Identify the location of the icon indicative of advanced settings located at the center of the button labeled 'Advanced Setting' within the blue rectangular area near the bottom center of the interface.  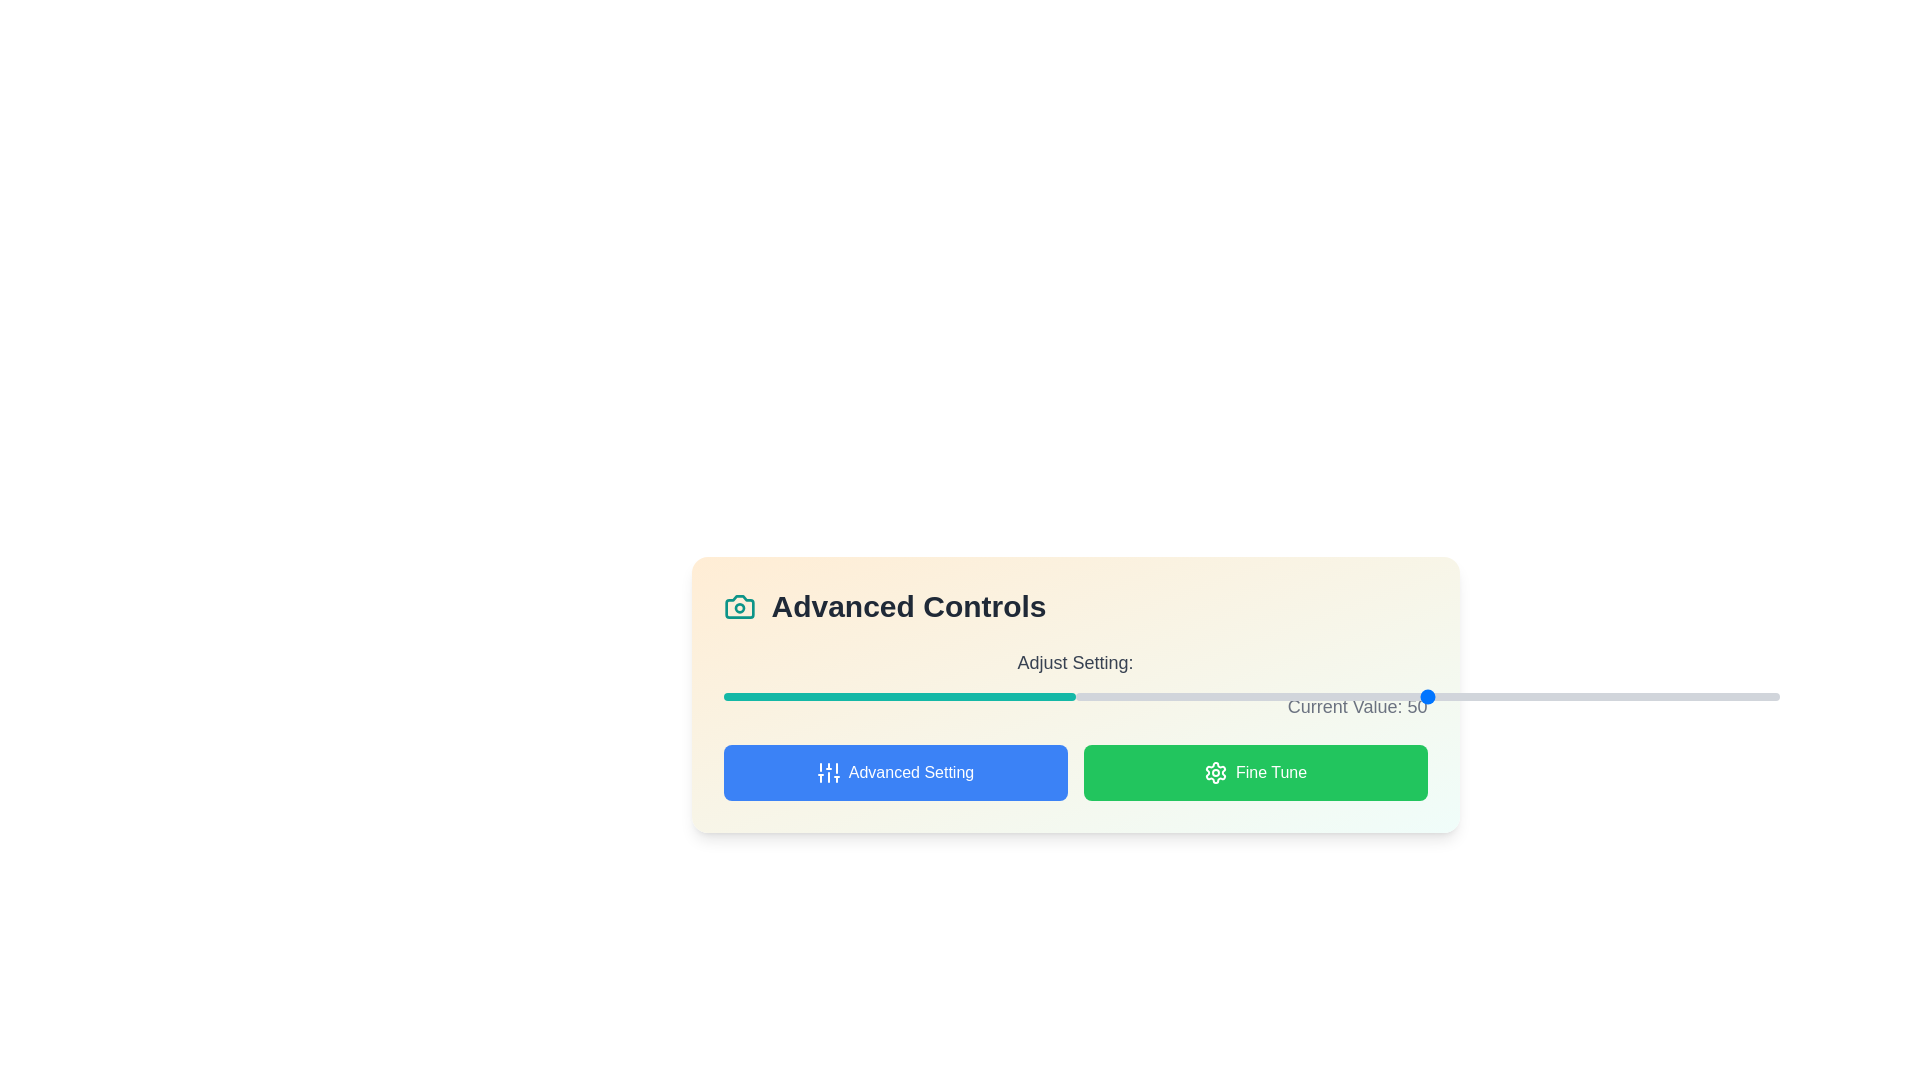
(828, 771).